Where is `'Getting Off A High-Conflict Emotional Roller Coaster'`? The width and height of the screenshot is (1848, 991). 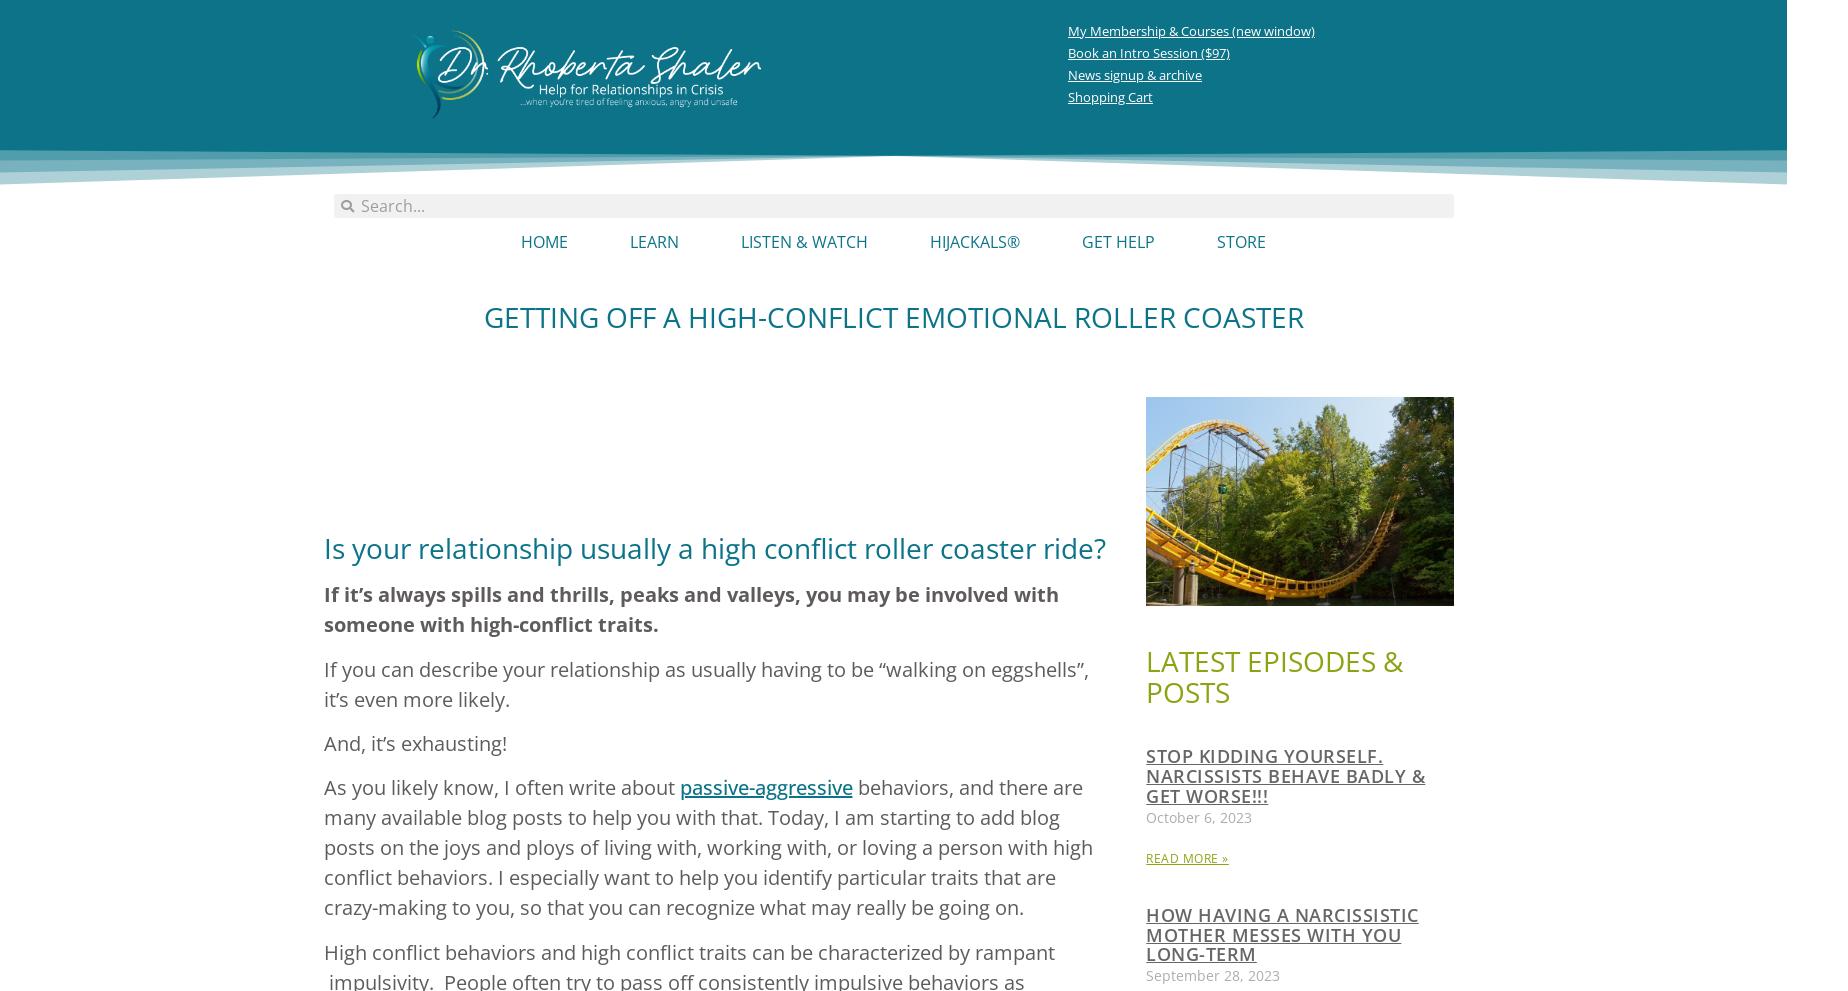
'Getting Off A High-Conflict Emotional Roller Coaster' is located at coordinates (892, 317).